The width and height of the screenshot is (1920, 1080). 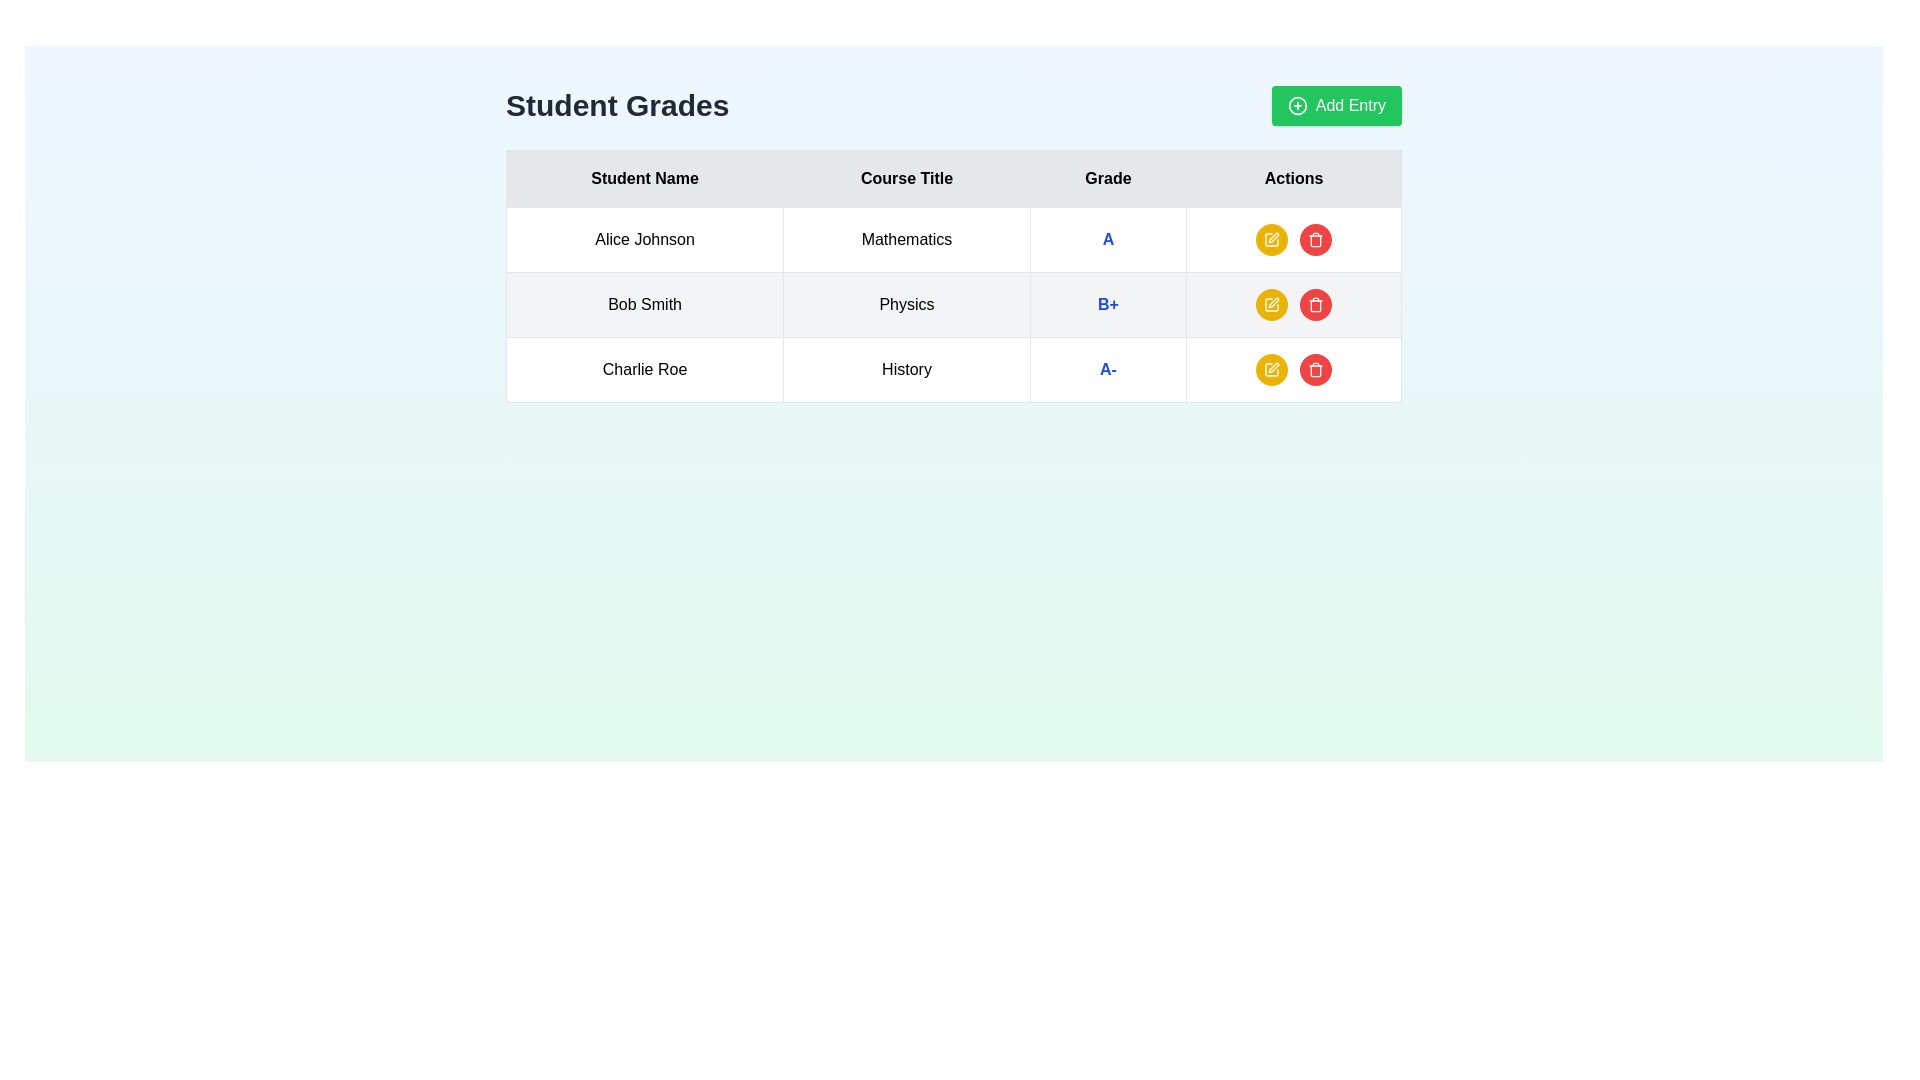 What do you see at coordinates (1107, 238) in the screenshot?
I see `the static text element displaying the grade 'A' for student Alice Johnson in the Mathematics course, located in the Grade column of the table` at bounding box center [1107, 238].